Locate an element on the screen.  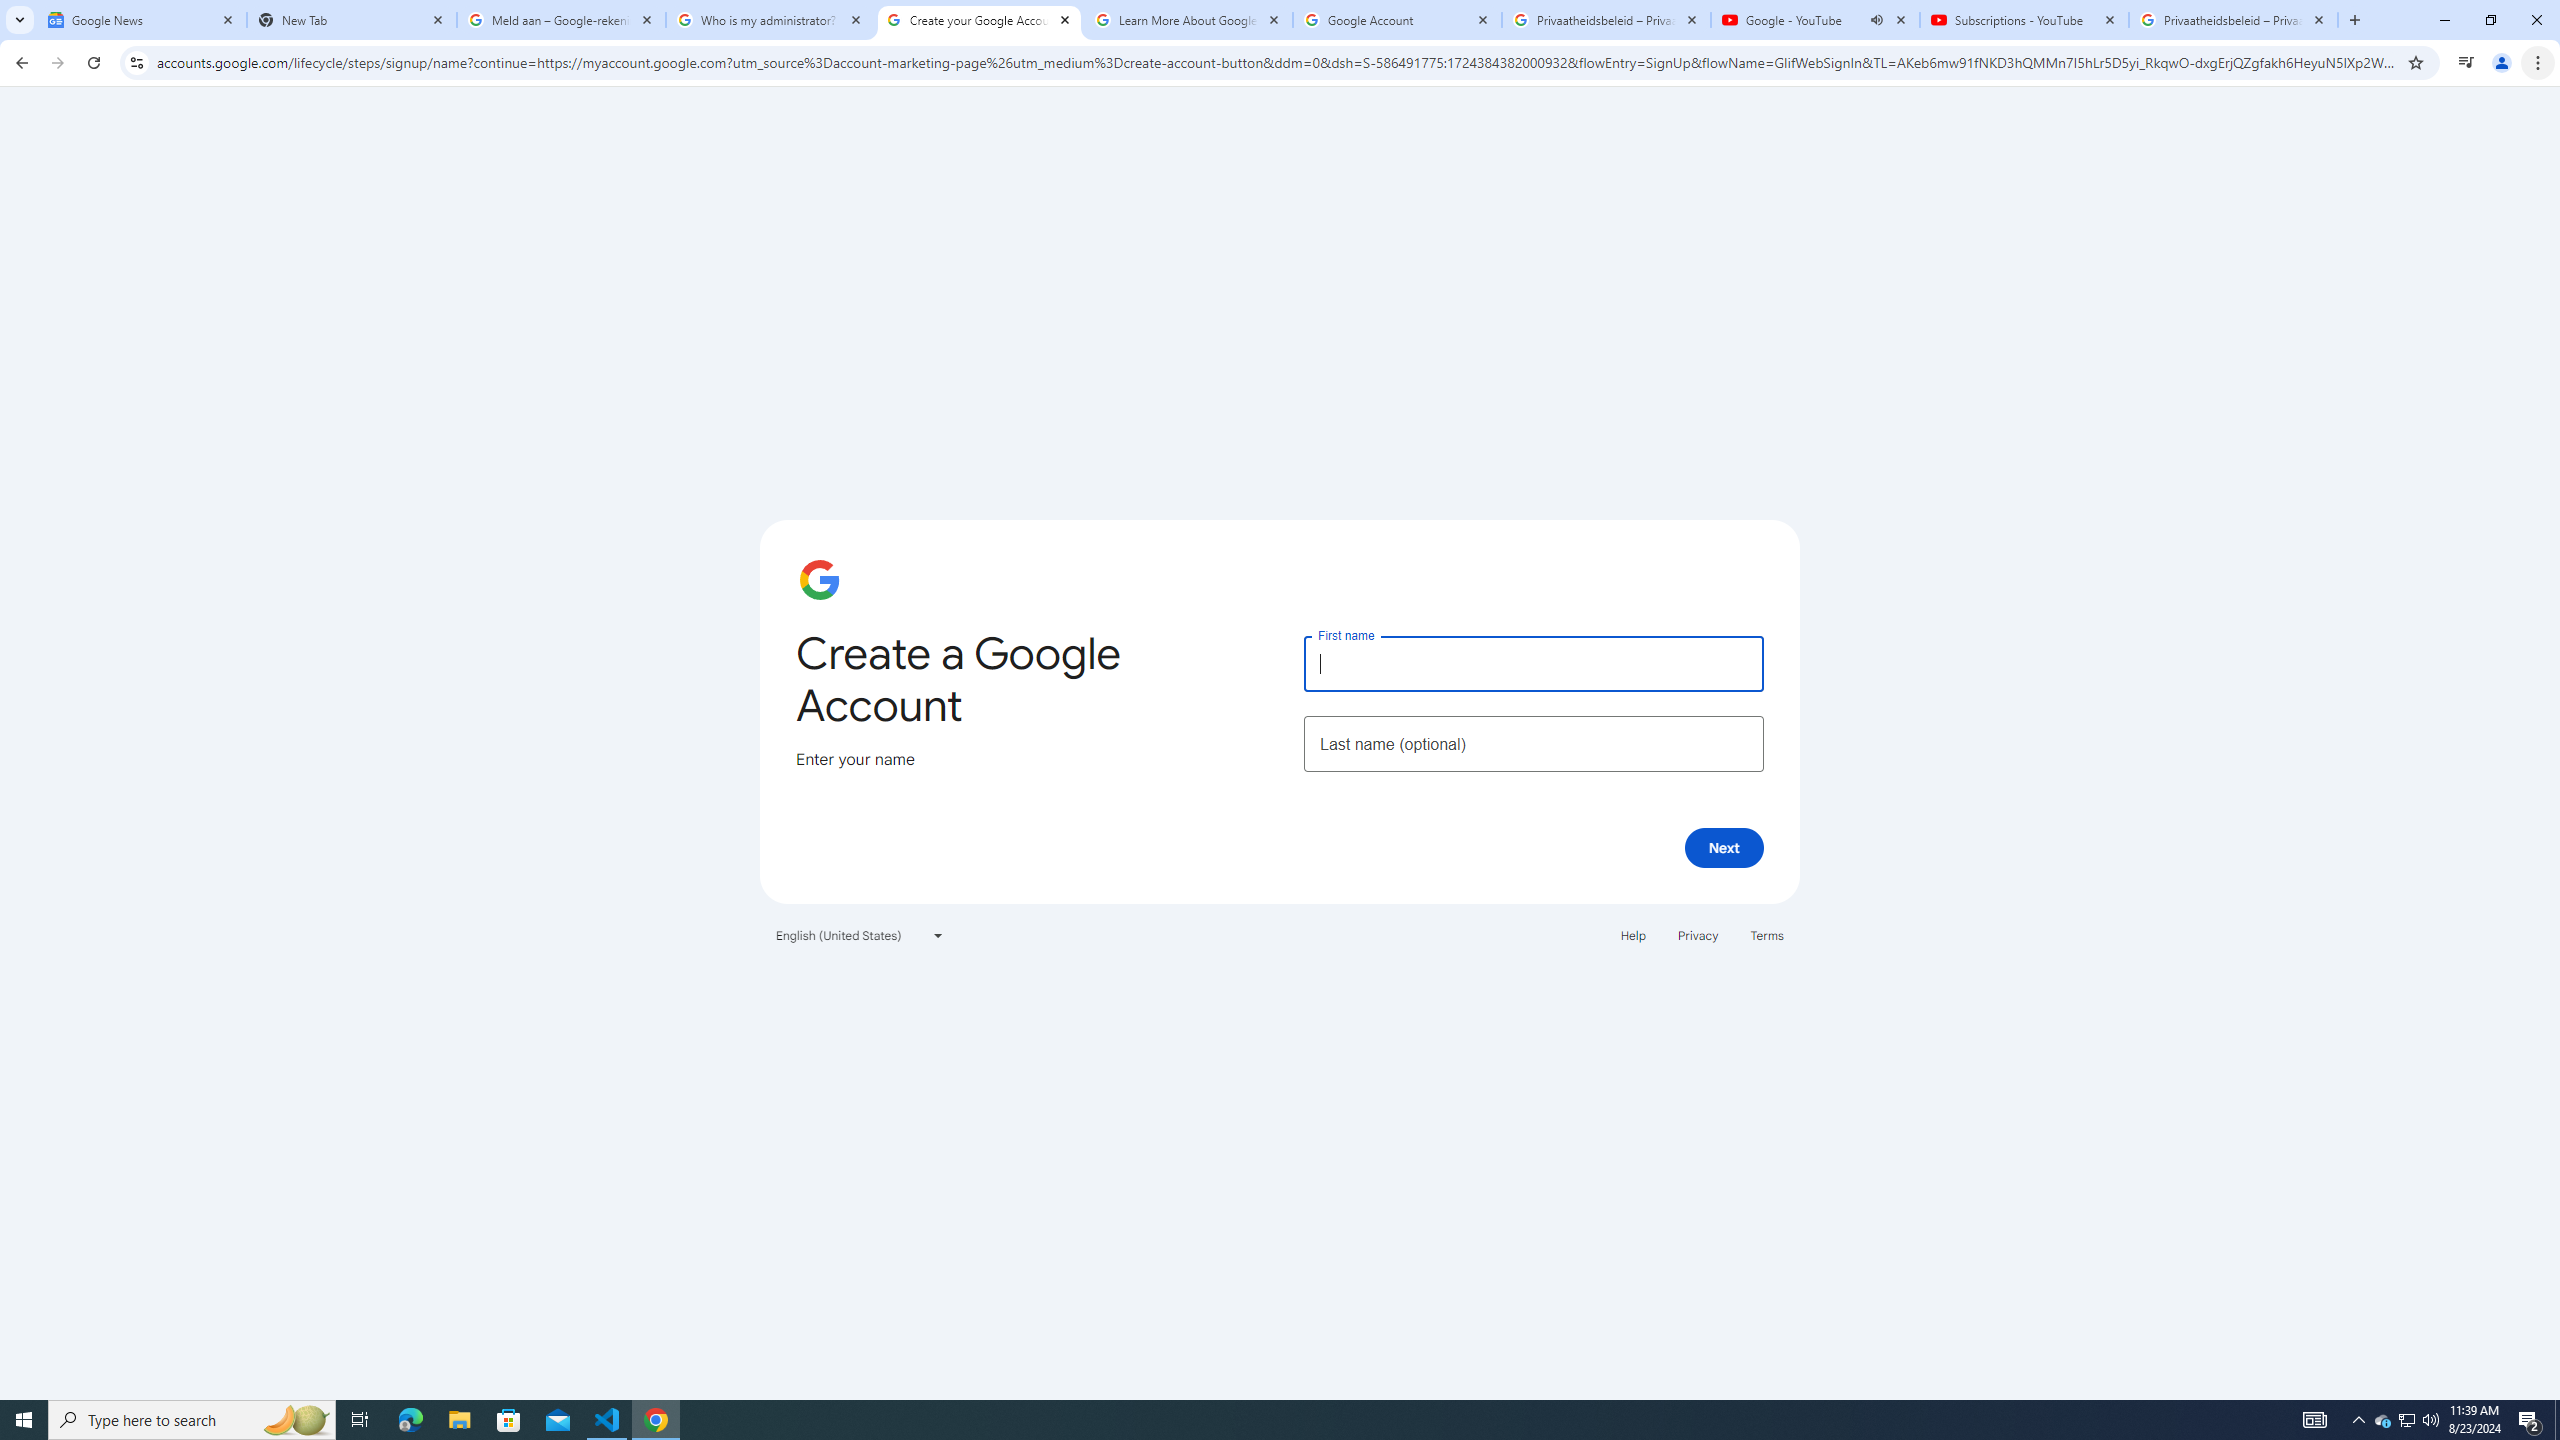
'Mute tab' is located at coordinates (1875, 19).